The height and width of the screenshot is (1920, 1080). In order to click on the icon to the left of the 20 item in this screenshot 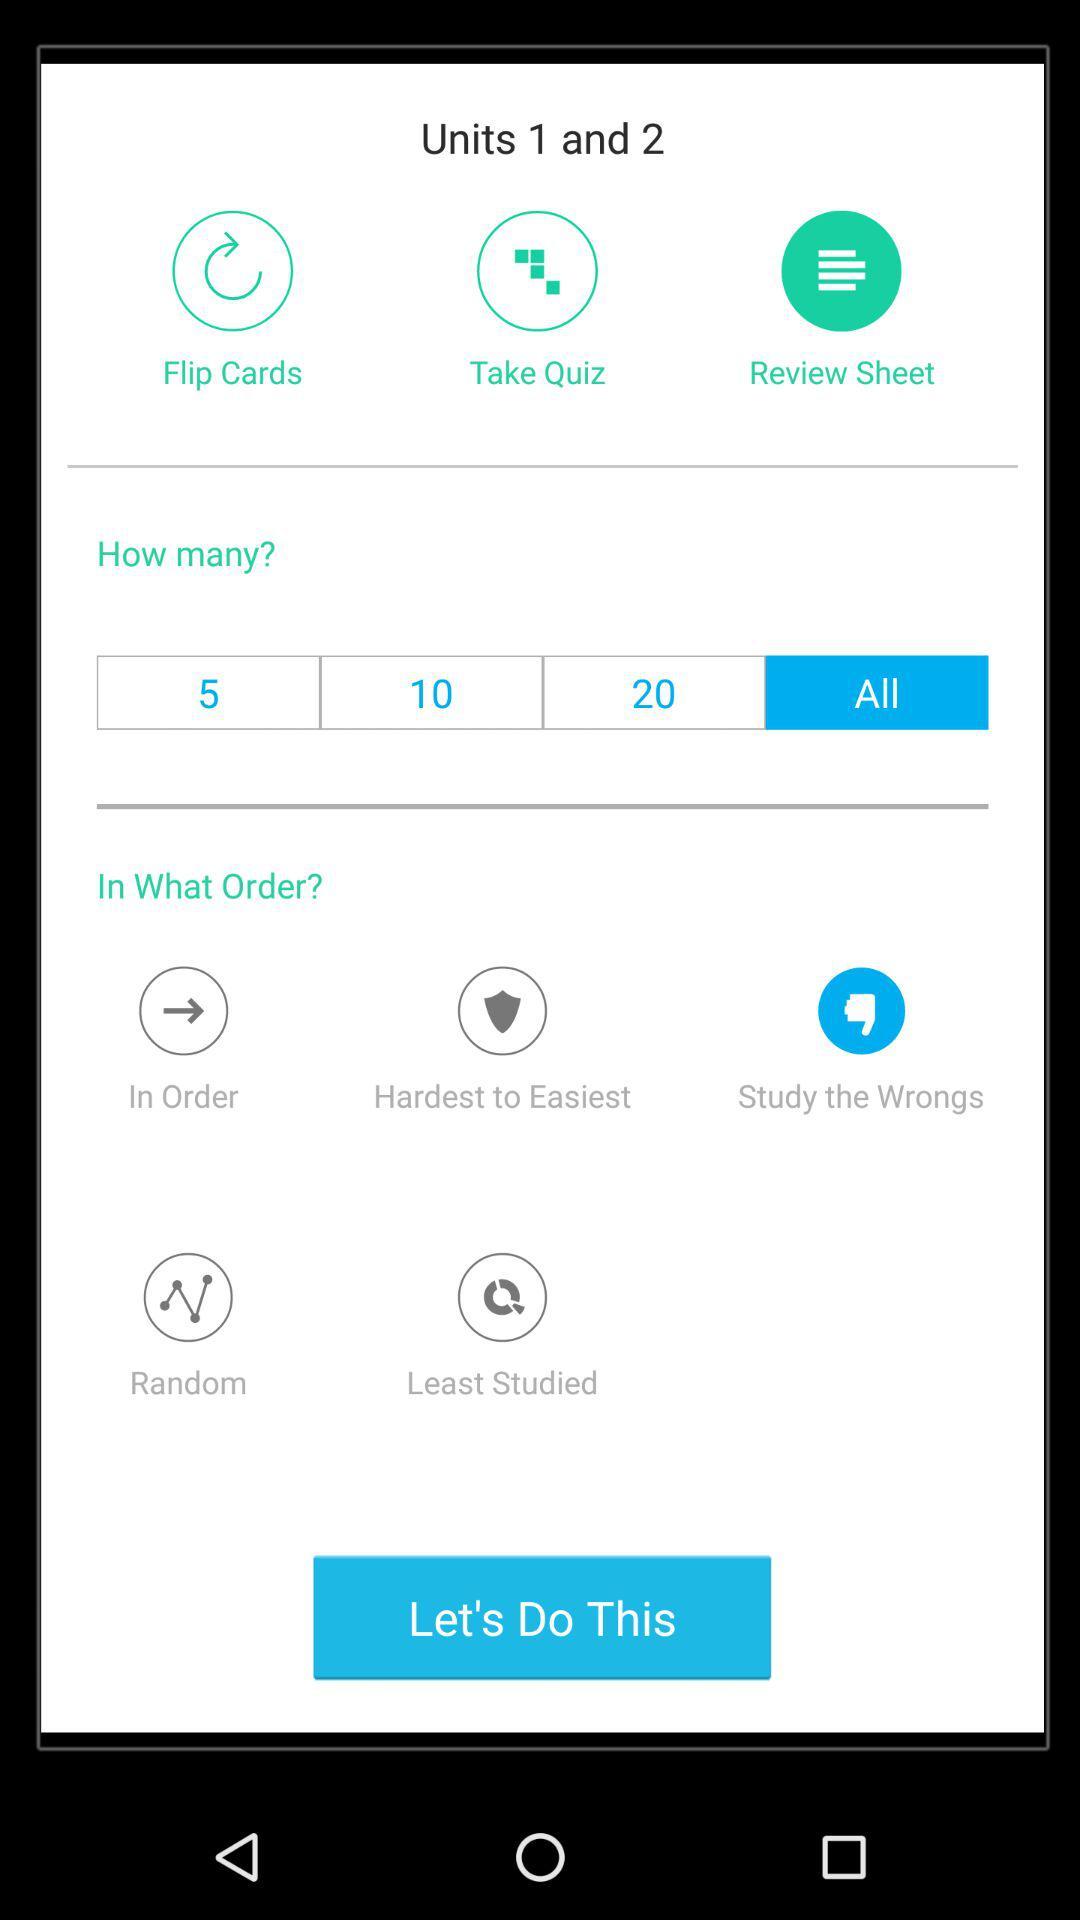, I will do `click(430, 692)`.